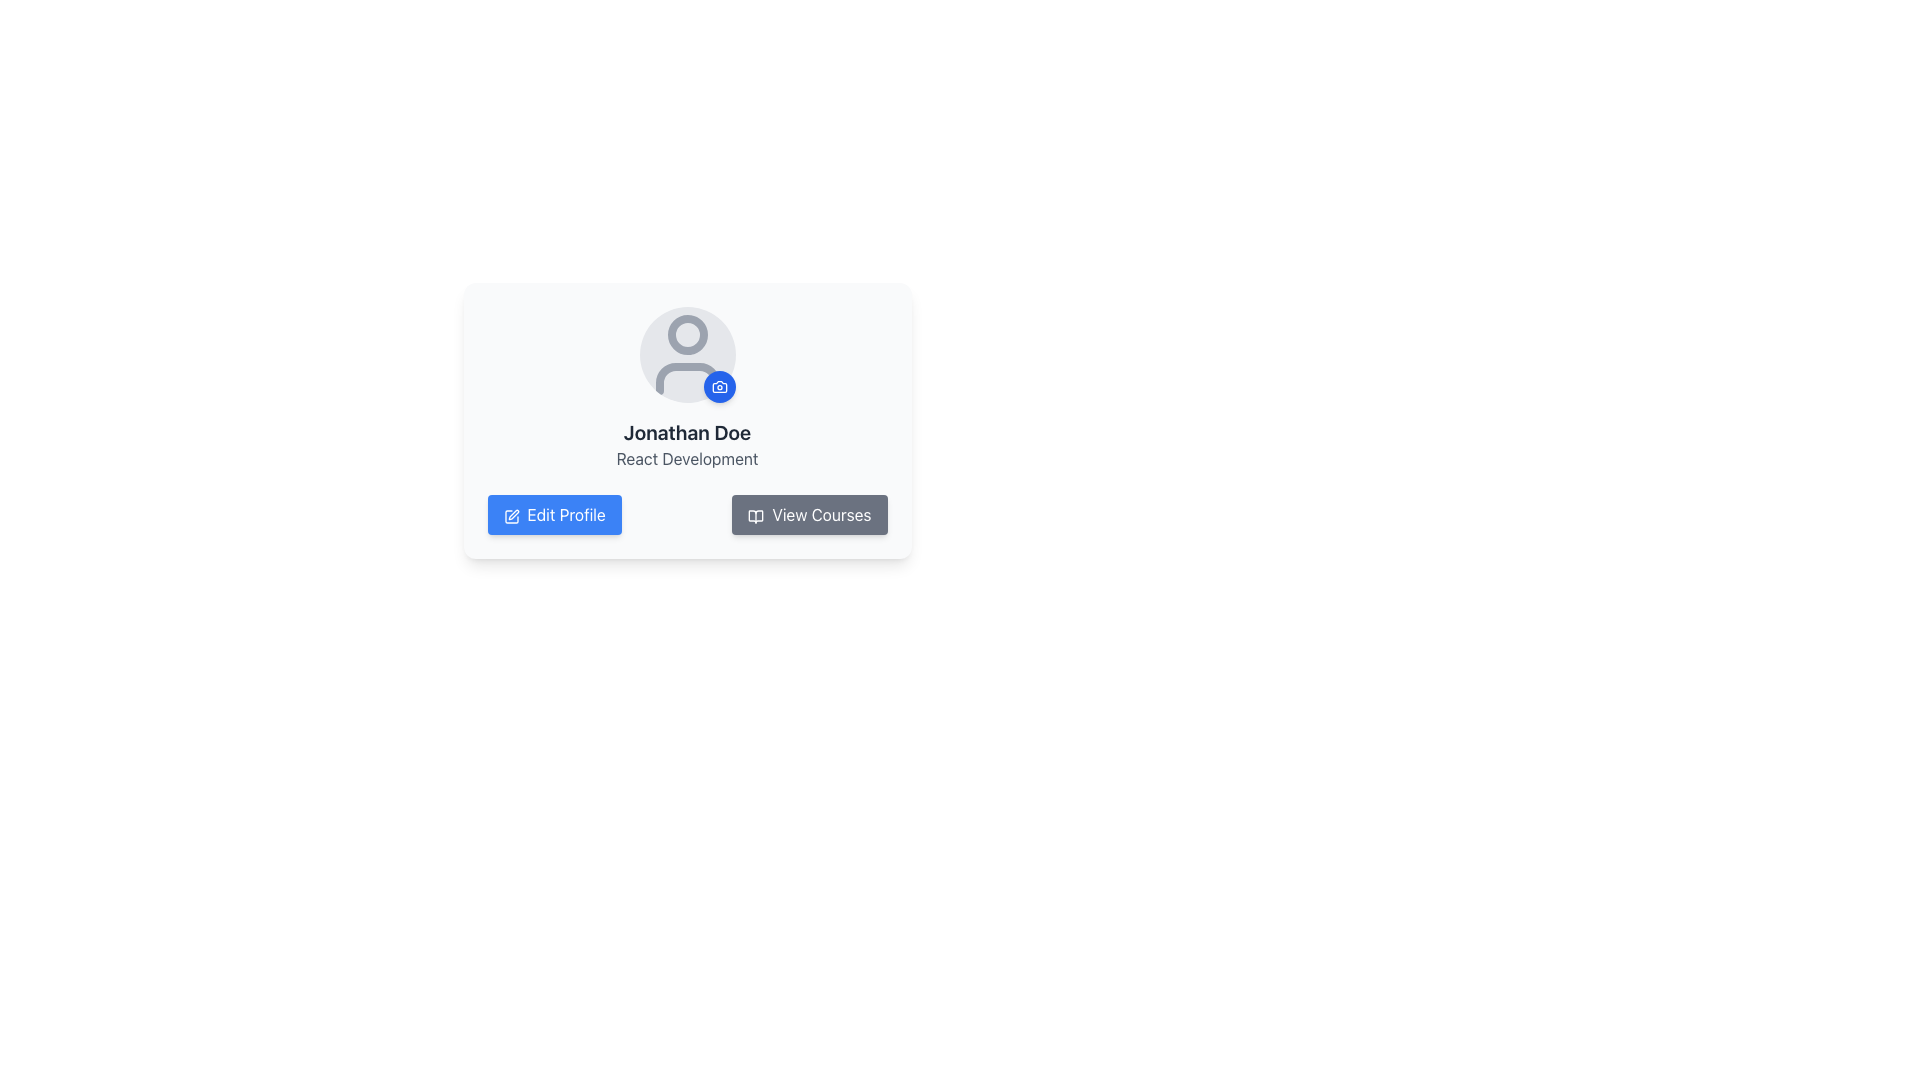  I want to click on the avatar in the Profile card section, so click(687, 389).